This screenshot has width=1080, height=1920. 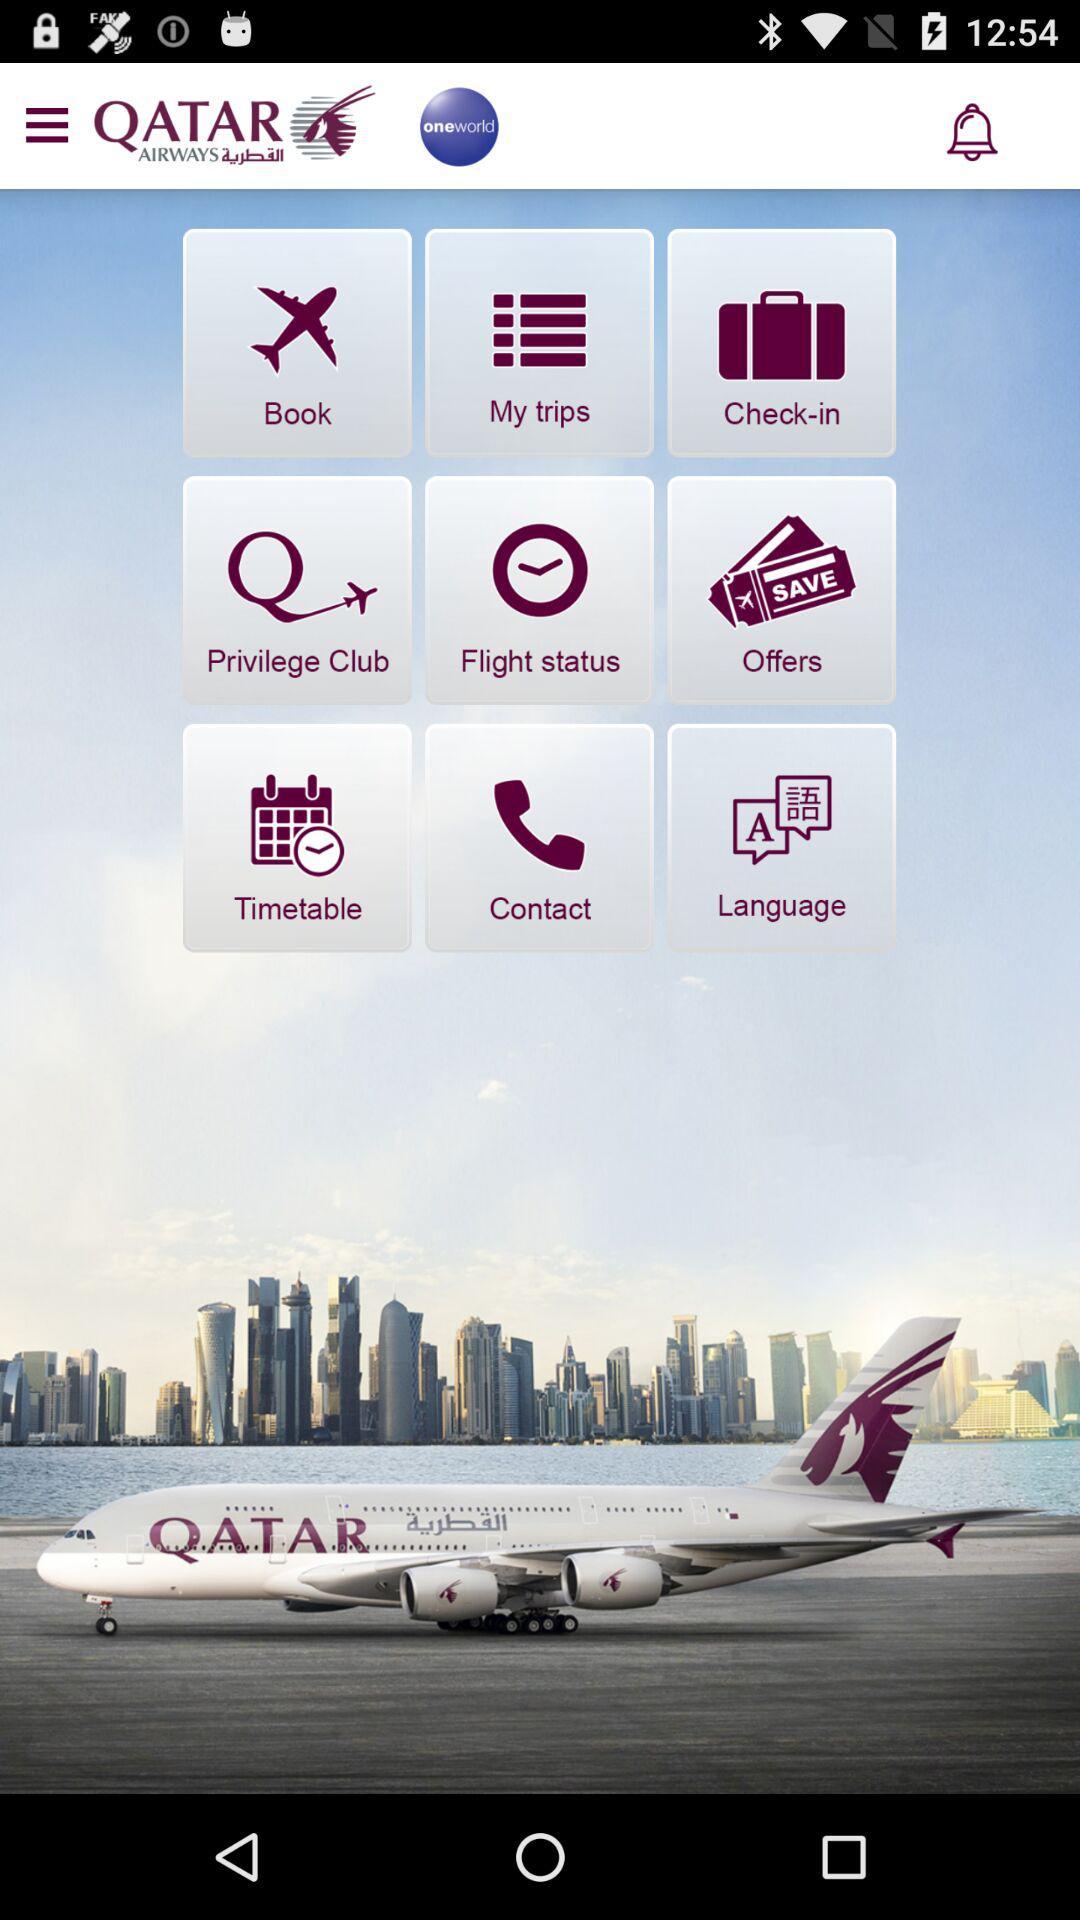 I want to click on contact the company, so click(x=538, y=838).